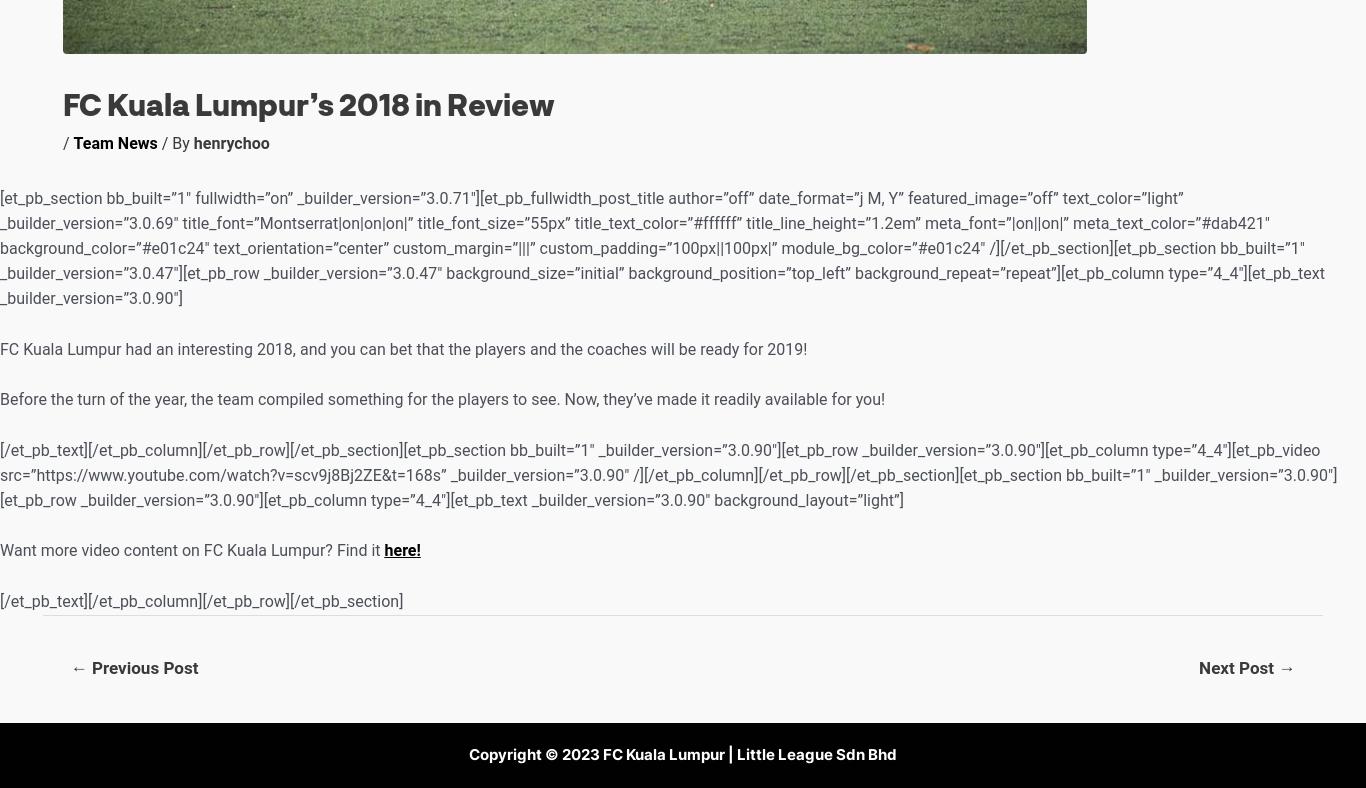 This screenshot has width=1366, height=788. Describe the element at coordinates (667, 473) in the screenshot. I see `'[/et_pb_text][/et_pb_column][/et_pb_row][/et_pb_section][et_pb_section bb_built=”1″ _builder_version=”3.0.90″][et_pb_row _builder_version=”3.0.90″][et_pb_column type=”4_4″][et_pb_video src=”https://www.youtube.com/watch?v=scv9j8Bj2ZE&t=168s” _builder_version=”3.0.90″ /][/et_pb_column][/et_pb_row][/et_pb_section][et_pb_section bb_built=”1″ _builder_version=”3.0.90″][et_pb_row _builder_version=”3.0.90″][et_pb_column type=”4_4″][et_pb_text _builder_version=”3.0.90″ background_layout=”light”]'` at that location.